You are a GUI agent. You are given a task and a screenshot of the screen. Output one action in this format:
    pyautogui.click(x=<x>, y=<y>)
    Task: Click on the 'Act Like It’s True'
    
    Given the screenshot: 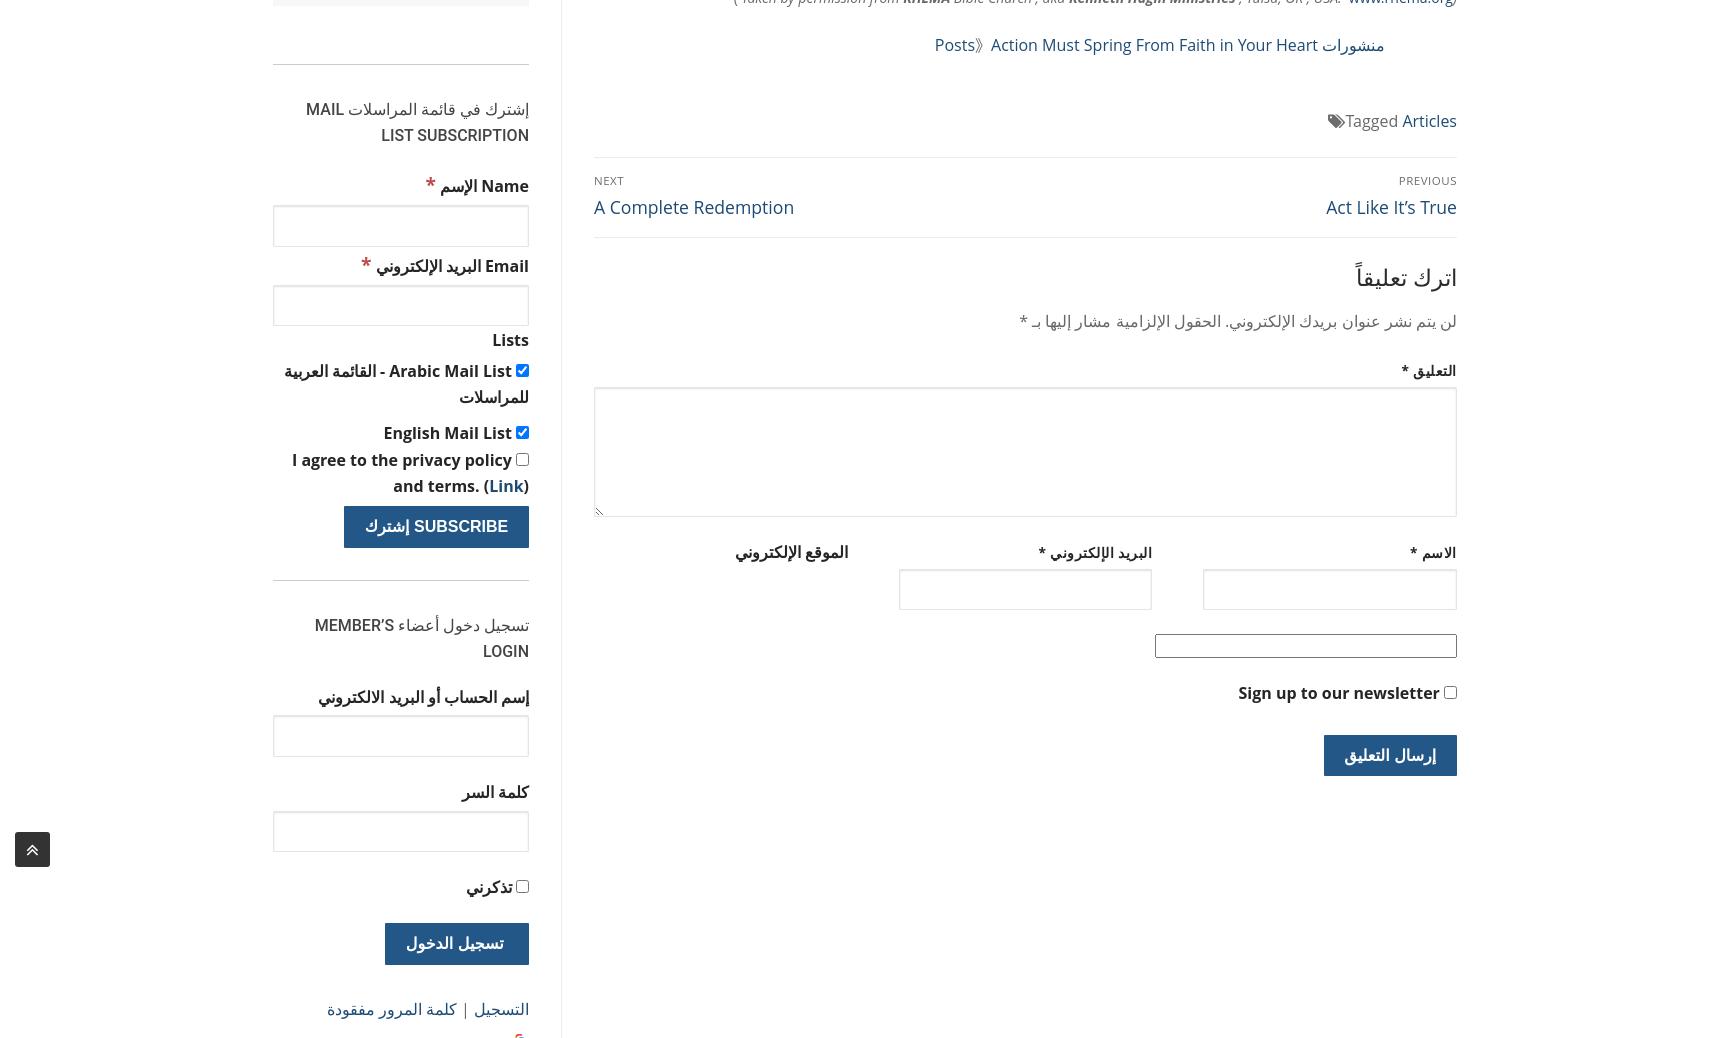 What is the action you would take?
    pyautogui.click(x=1390, y=205)
    